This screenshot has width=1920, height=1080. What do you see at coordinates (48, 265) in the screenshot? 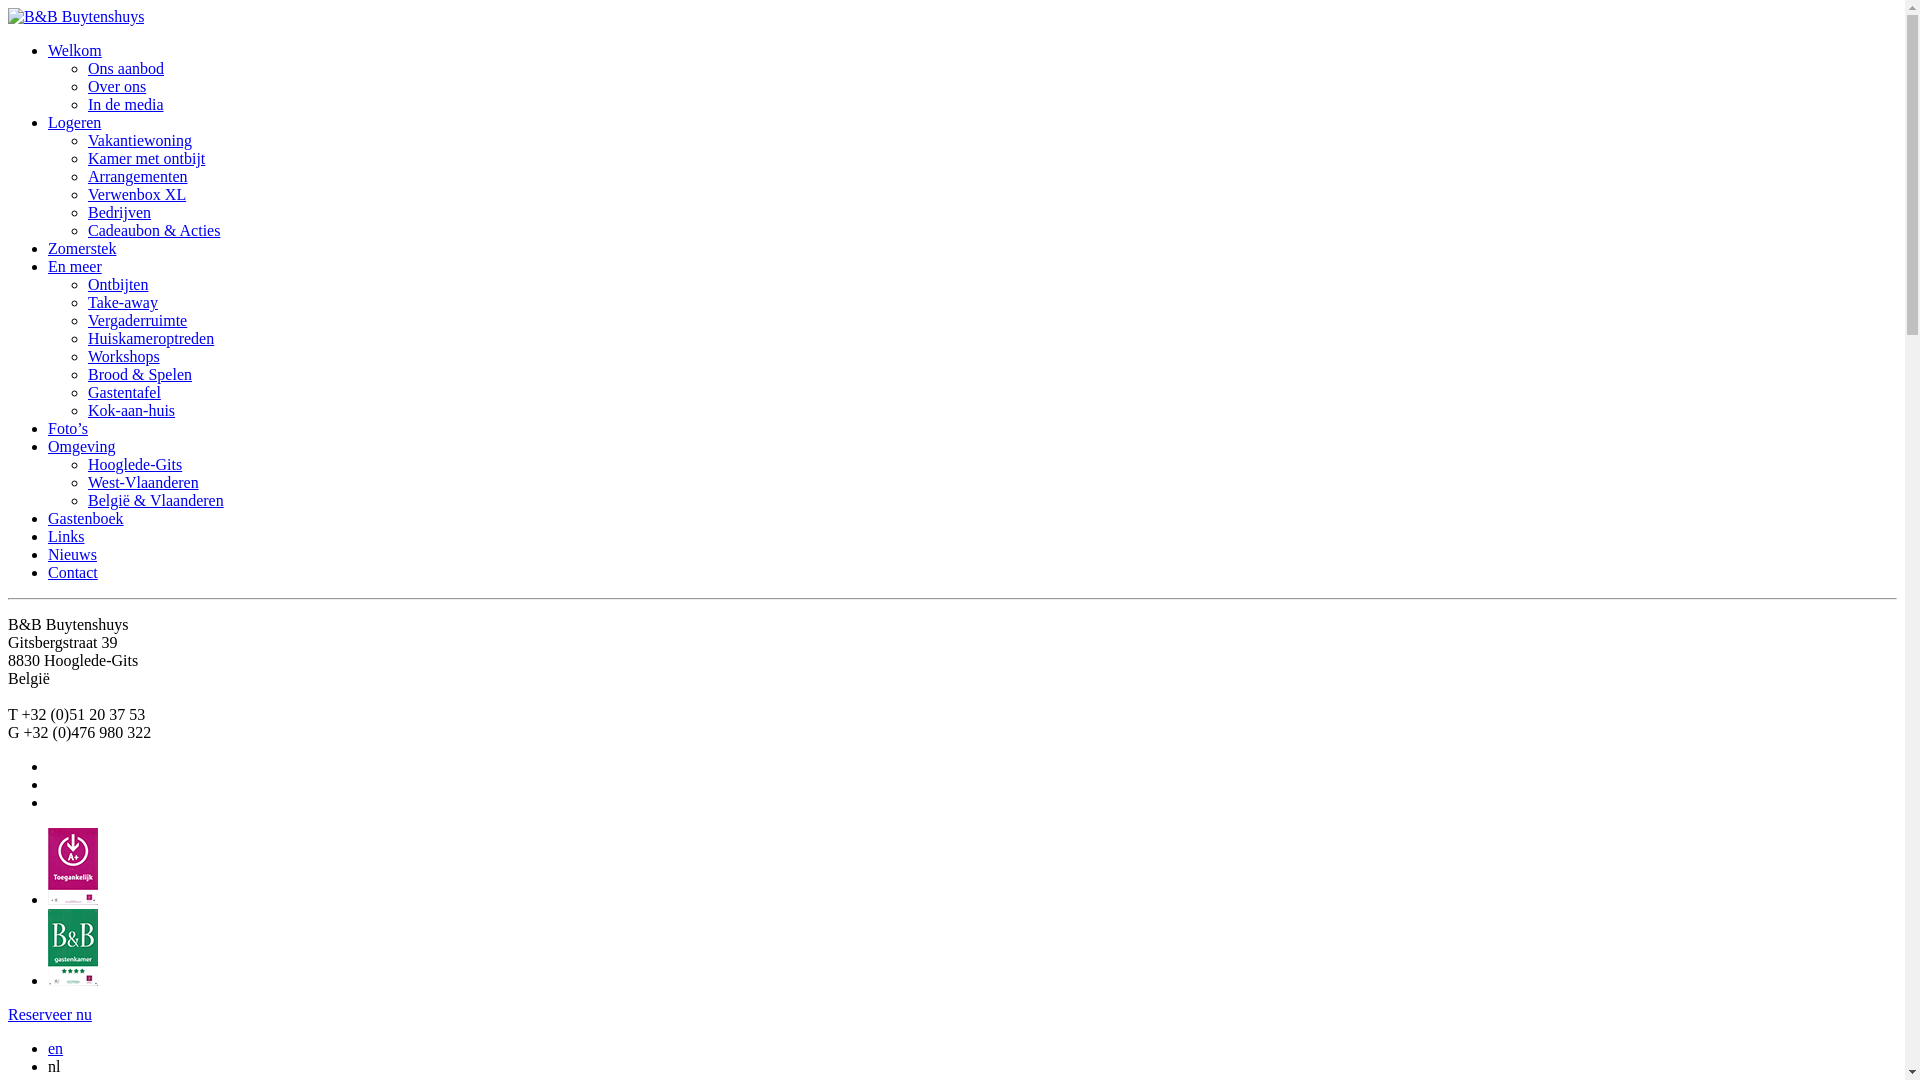
I see `'En meer'` at bounding box center [48, 265].